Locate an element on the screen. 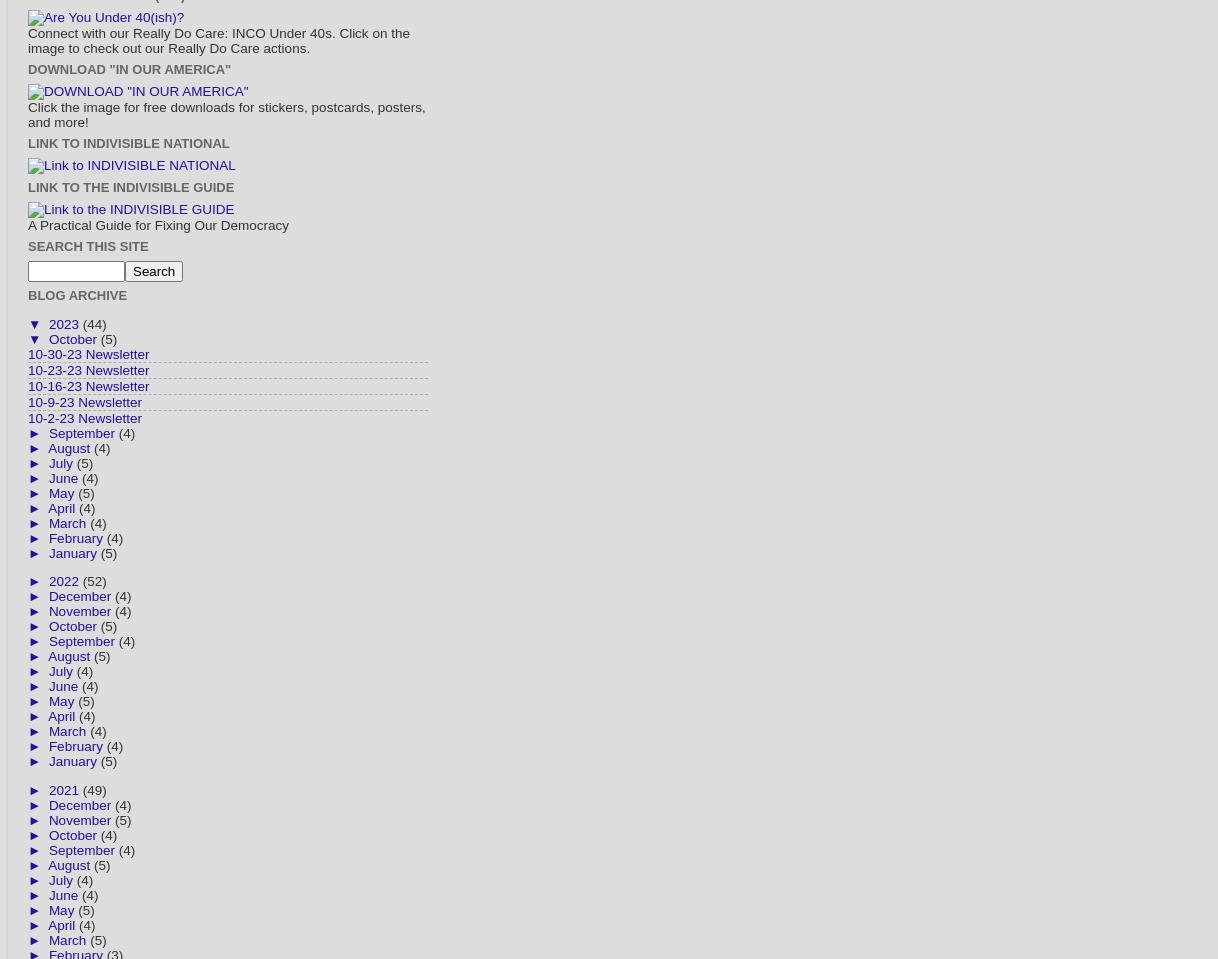 This screenshot has height=959, width=1218. '(52)' is located at coordinates (80, 580).